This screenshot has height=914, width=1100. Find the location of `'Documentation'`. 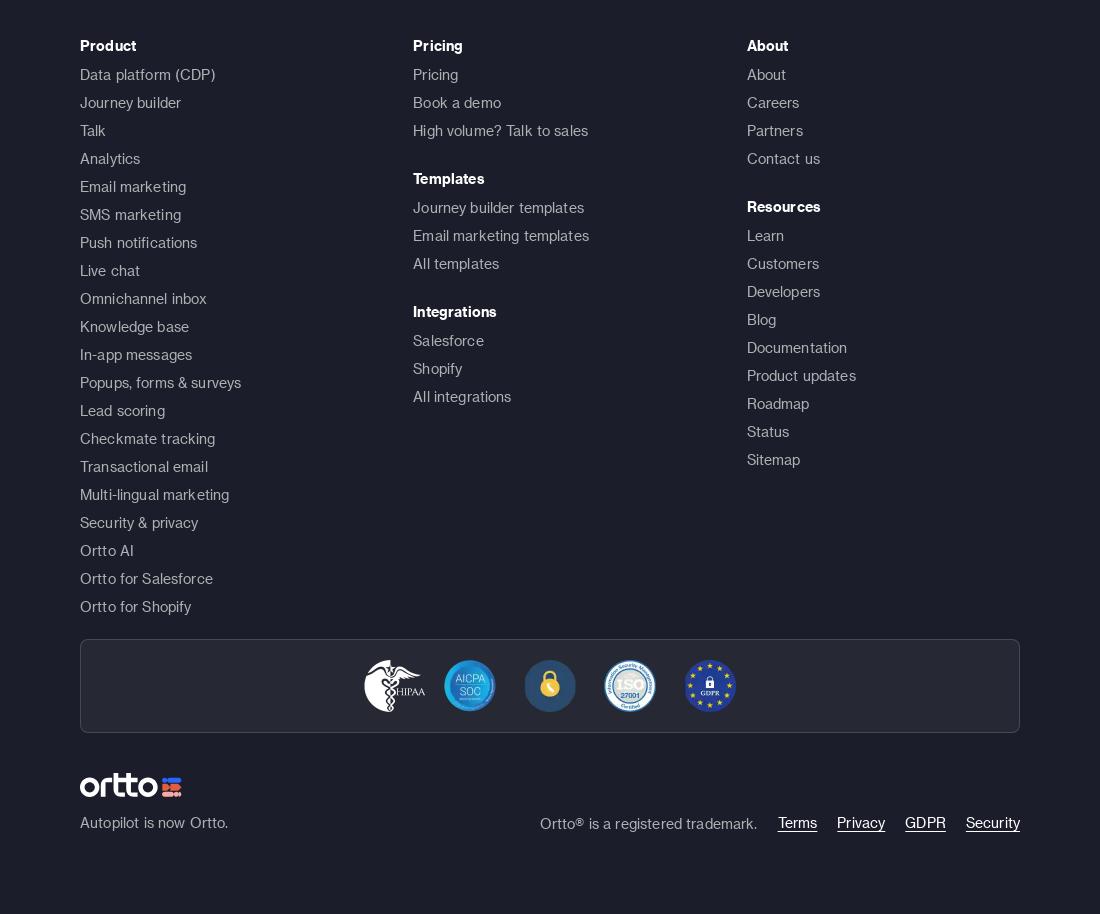

'Documentation' is located at coordinates (796, 345).